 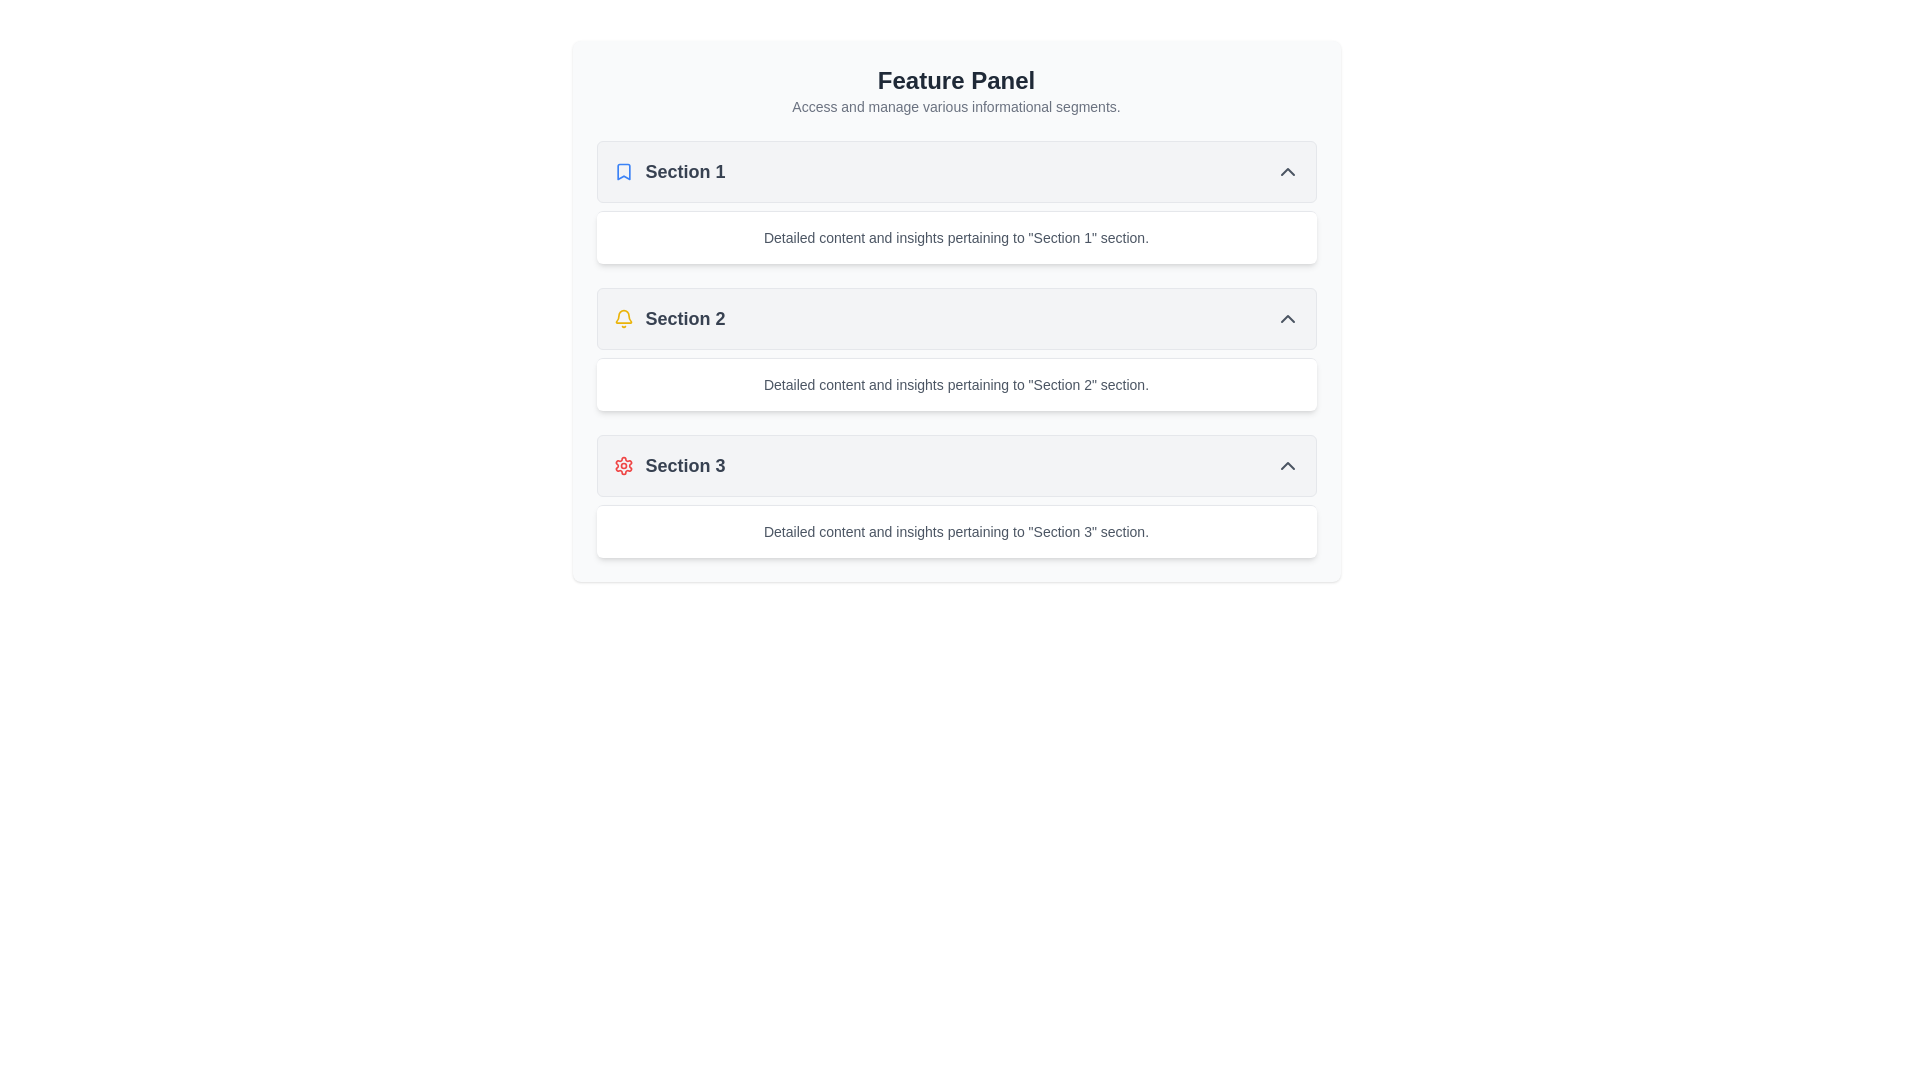 What do you see at coordinates (622, 318) in the screenshot?
I see `the yellow bell icon indicating notifications or alerts, which is located to the left of the text 'Section 2' in the second row of sections` at bounding box center [622, 318].